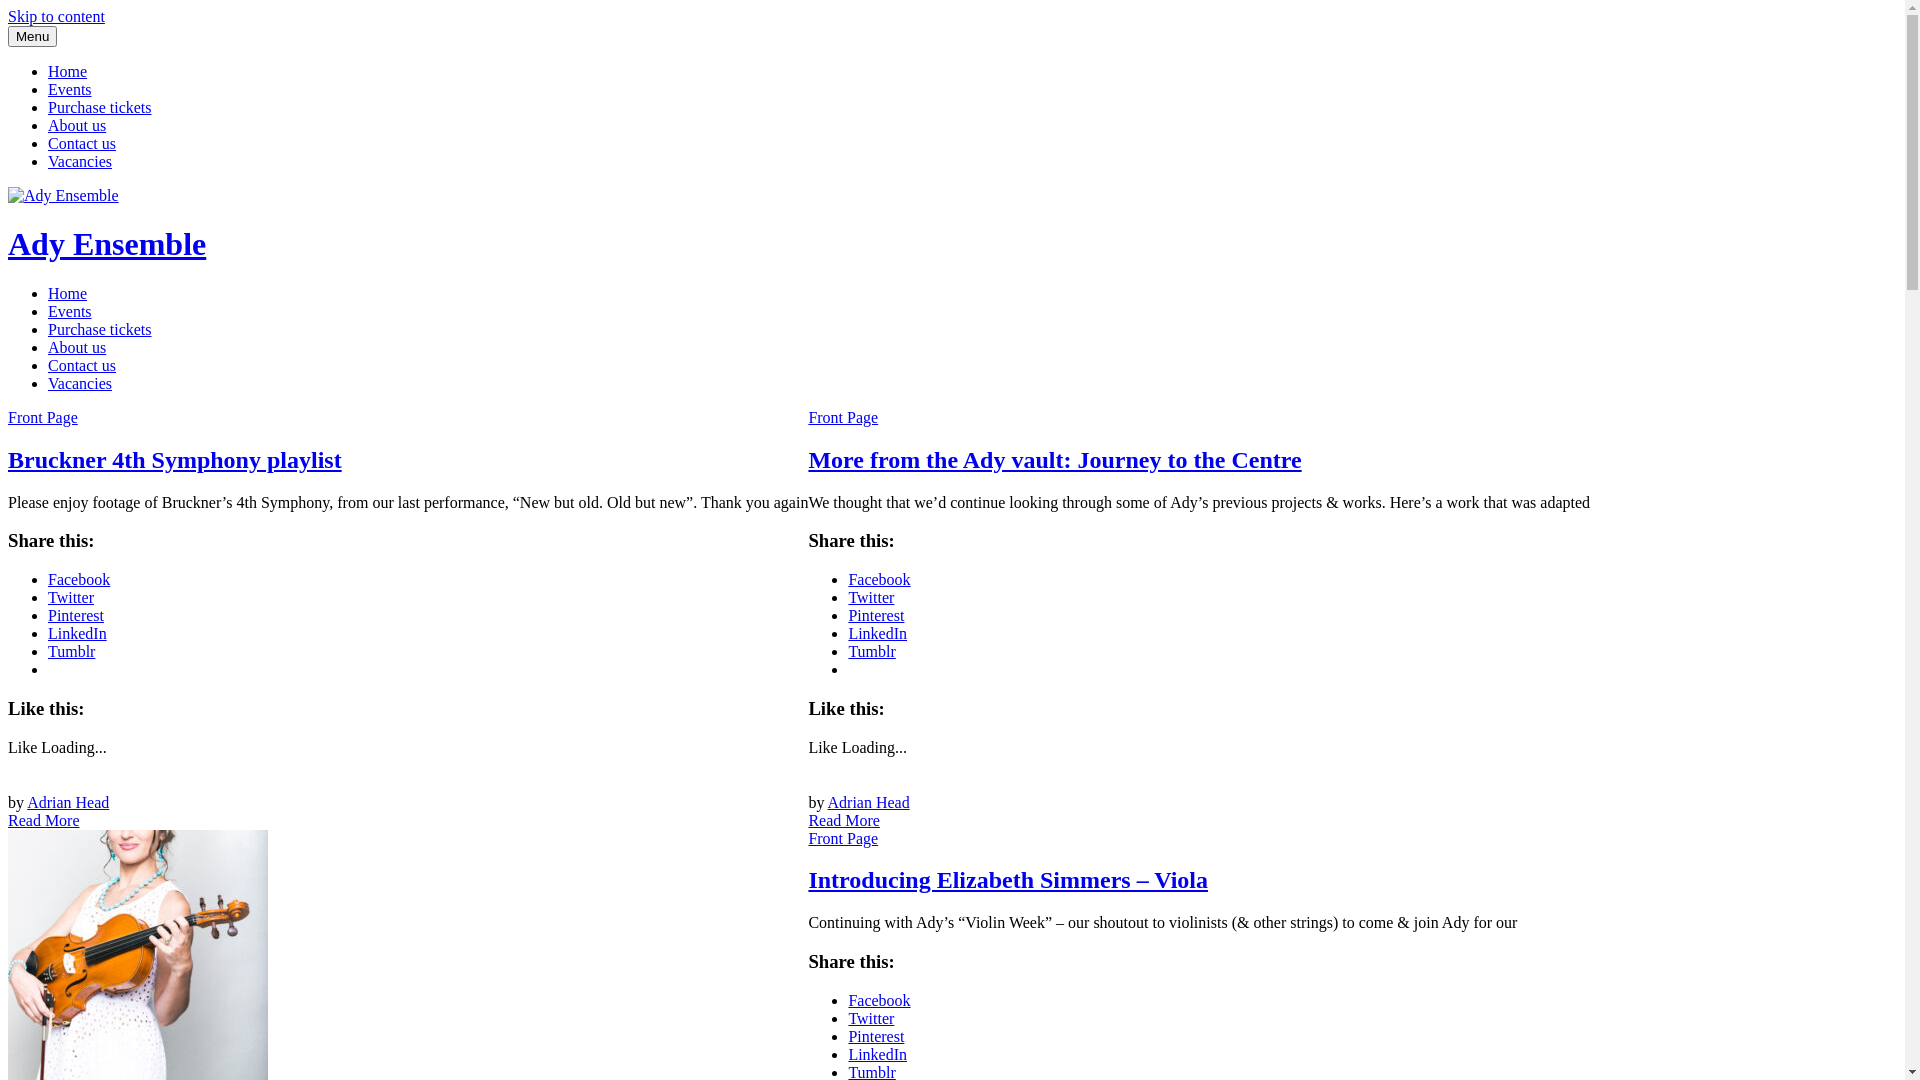 The width and height of the screenshot is (1920, 1080). I want to click on 'LinkedIn', so click(877, 633).